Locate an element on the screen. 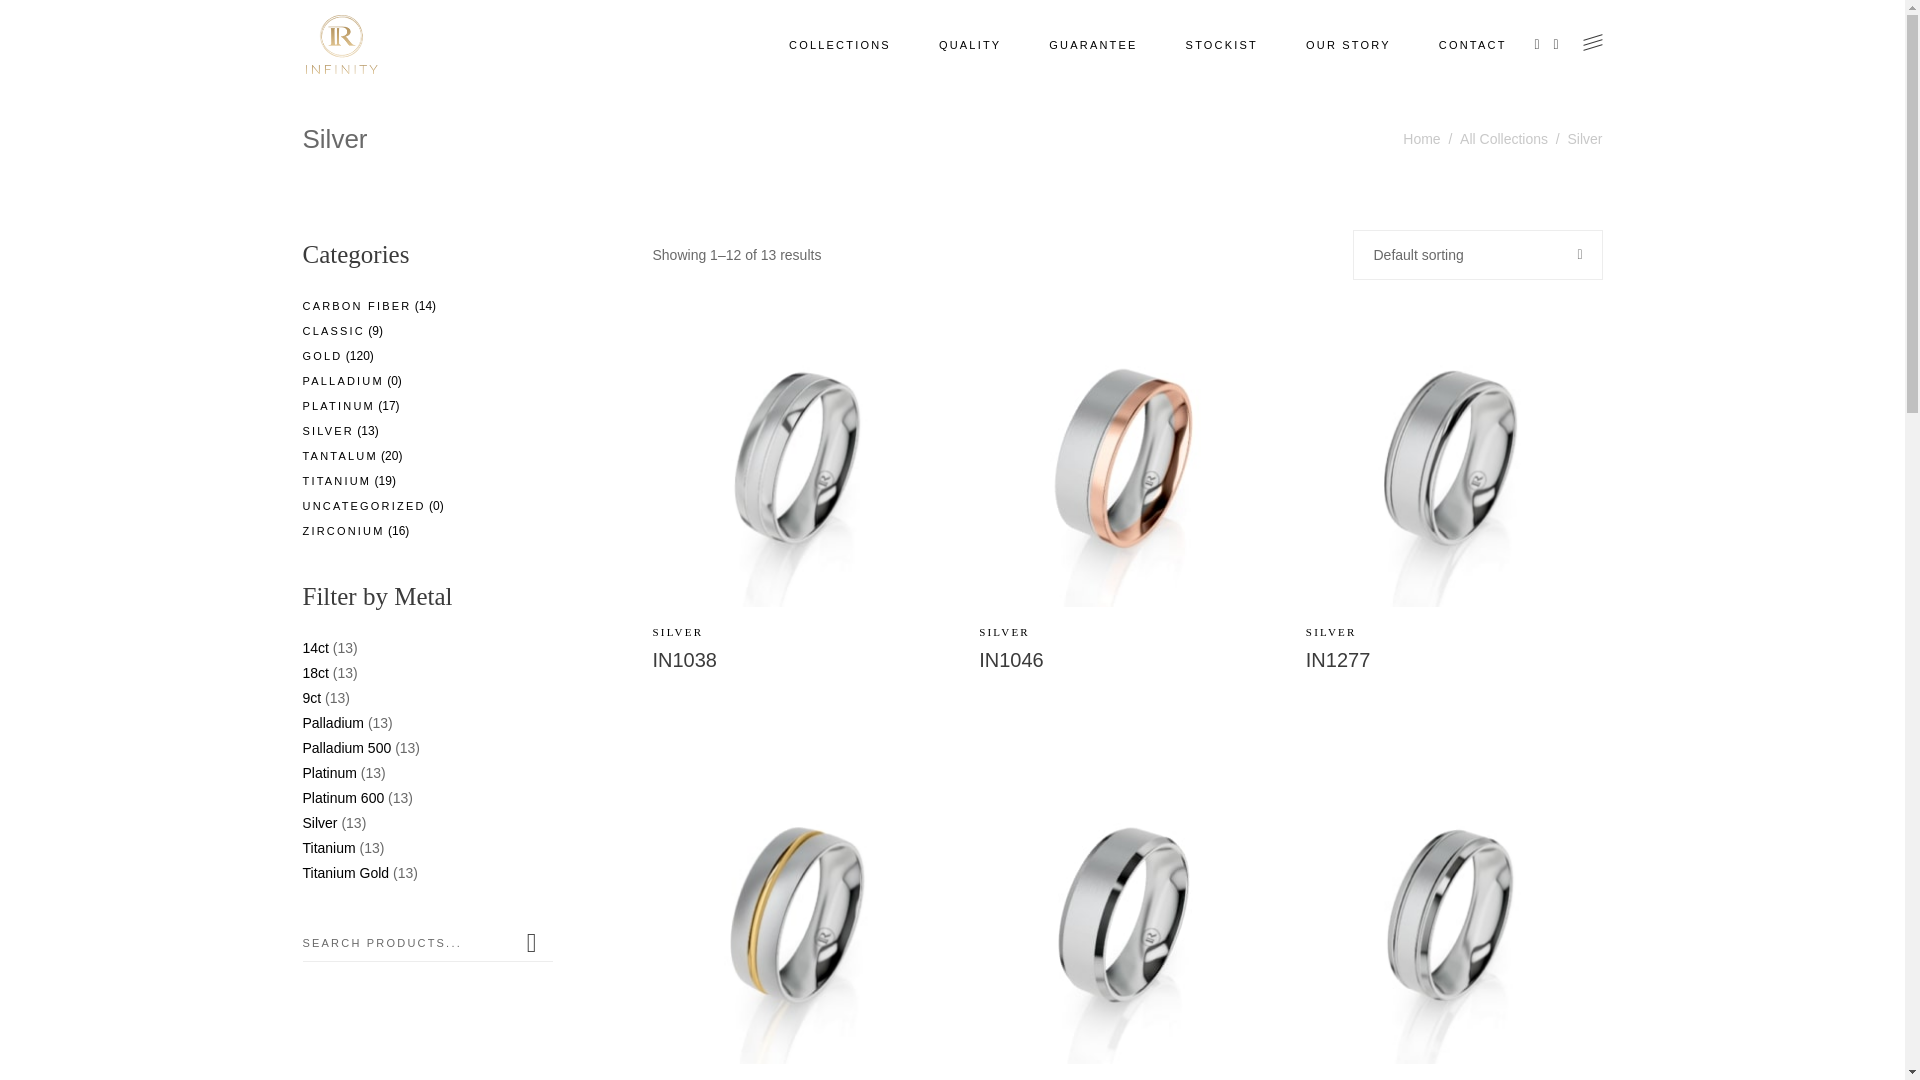 The width and height of the screenshot is (1920, 1080). 'Silver' is located at coordinates (318, 822).